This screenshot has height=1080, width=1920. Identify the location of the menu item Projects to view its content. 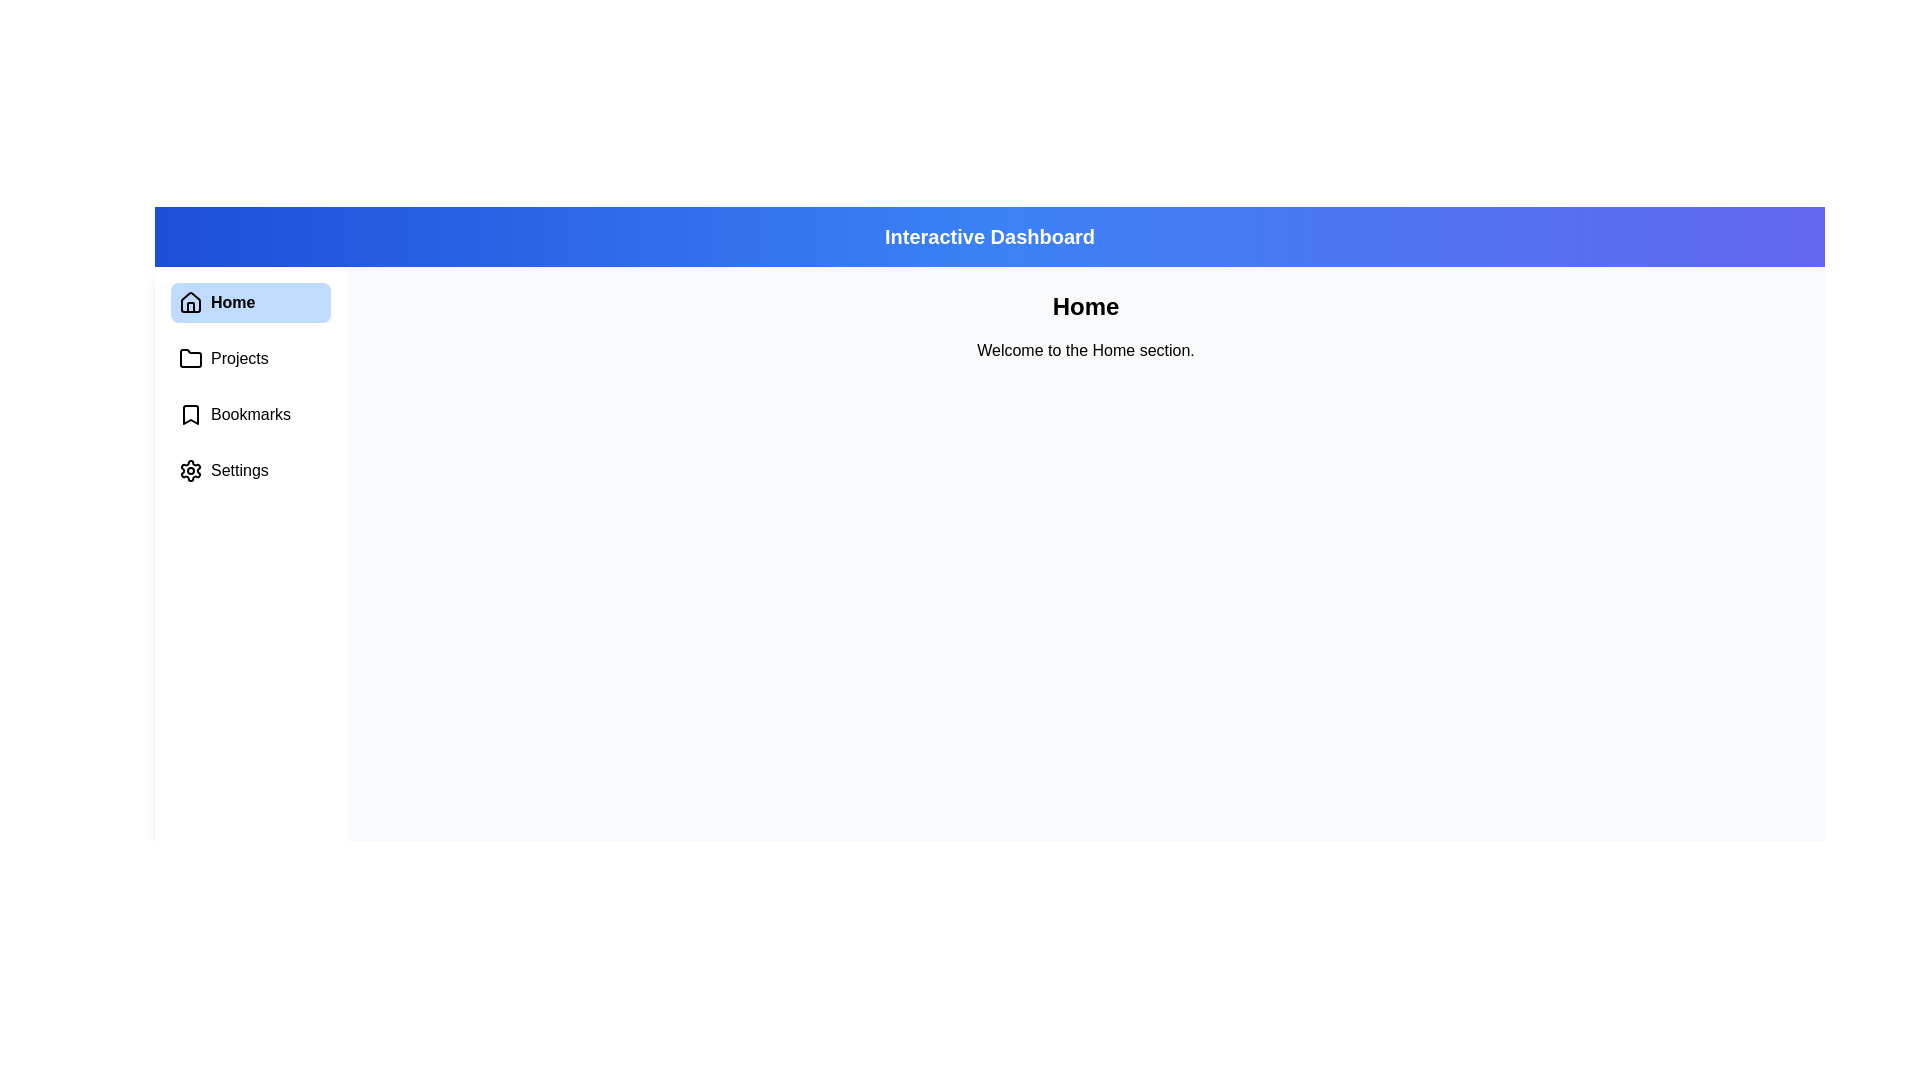
(249, 357).